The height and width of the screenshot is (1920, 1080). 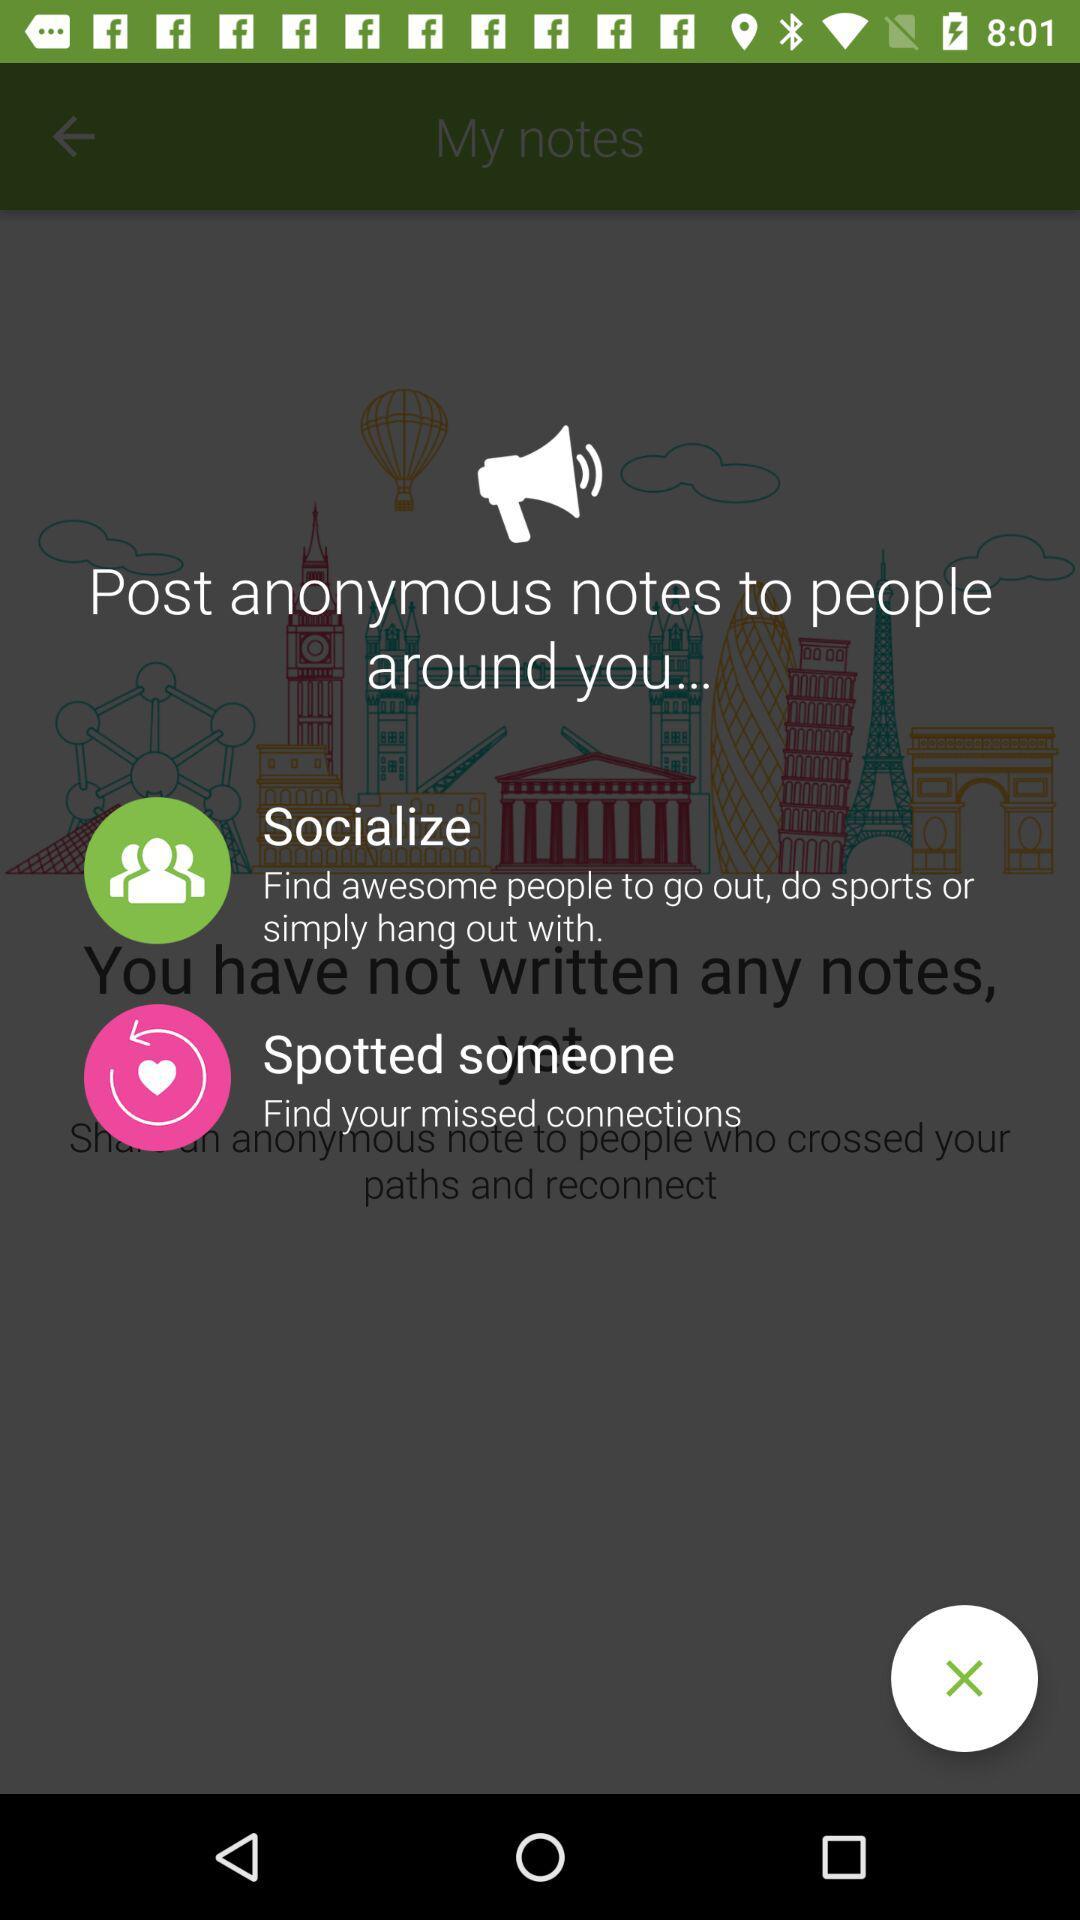 I want to click on the item below the find awesome people icon, so click(x=963, y=1678).